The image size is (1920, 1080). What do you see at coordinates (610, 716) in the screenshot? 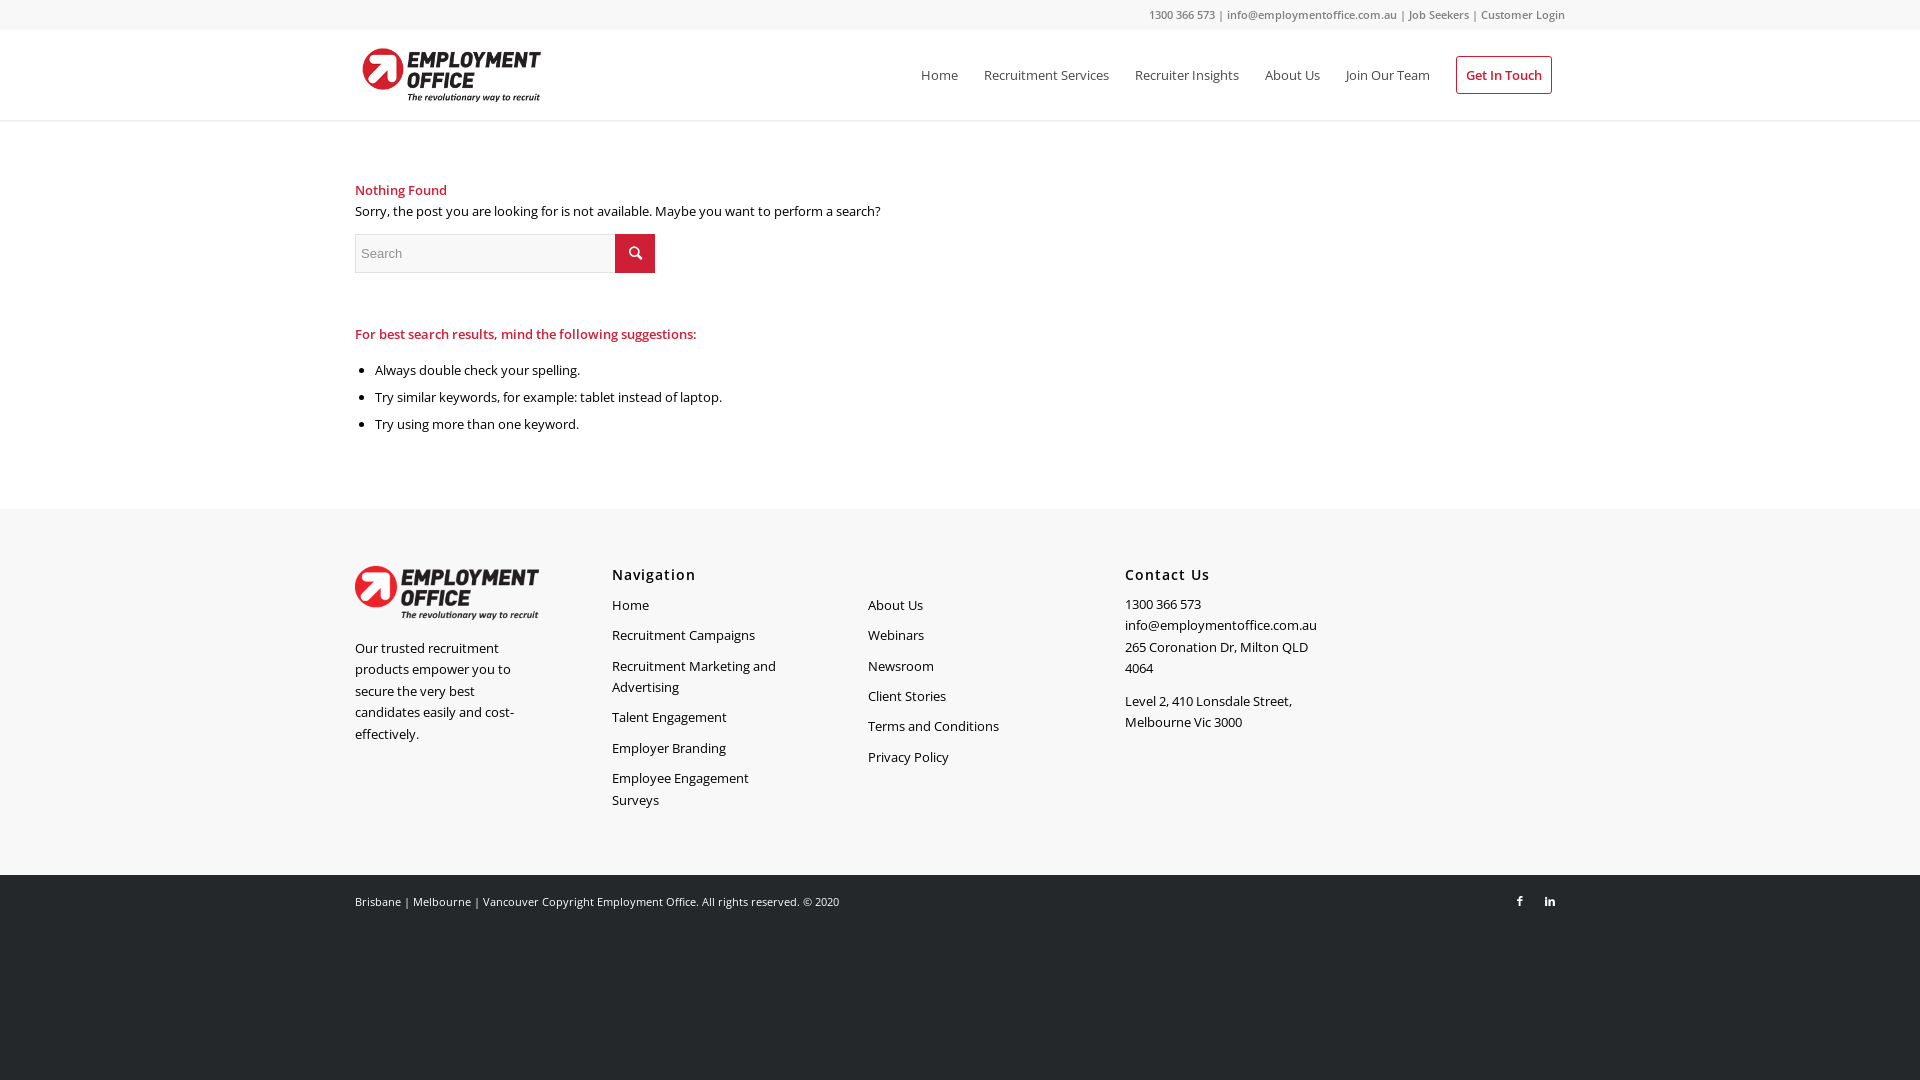
I see `'Talent Engagement'` at bounding box center [610, 716].